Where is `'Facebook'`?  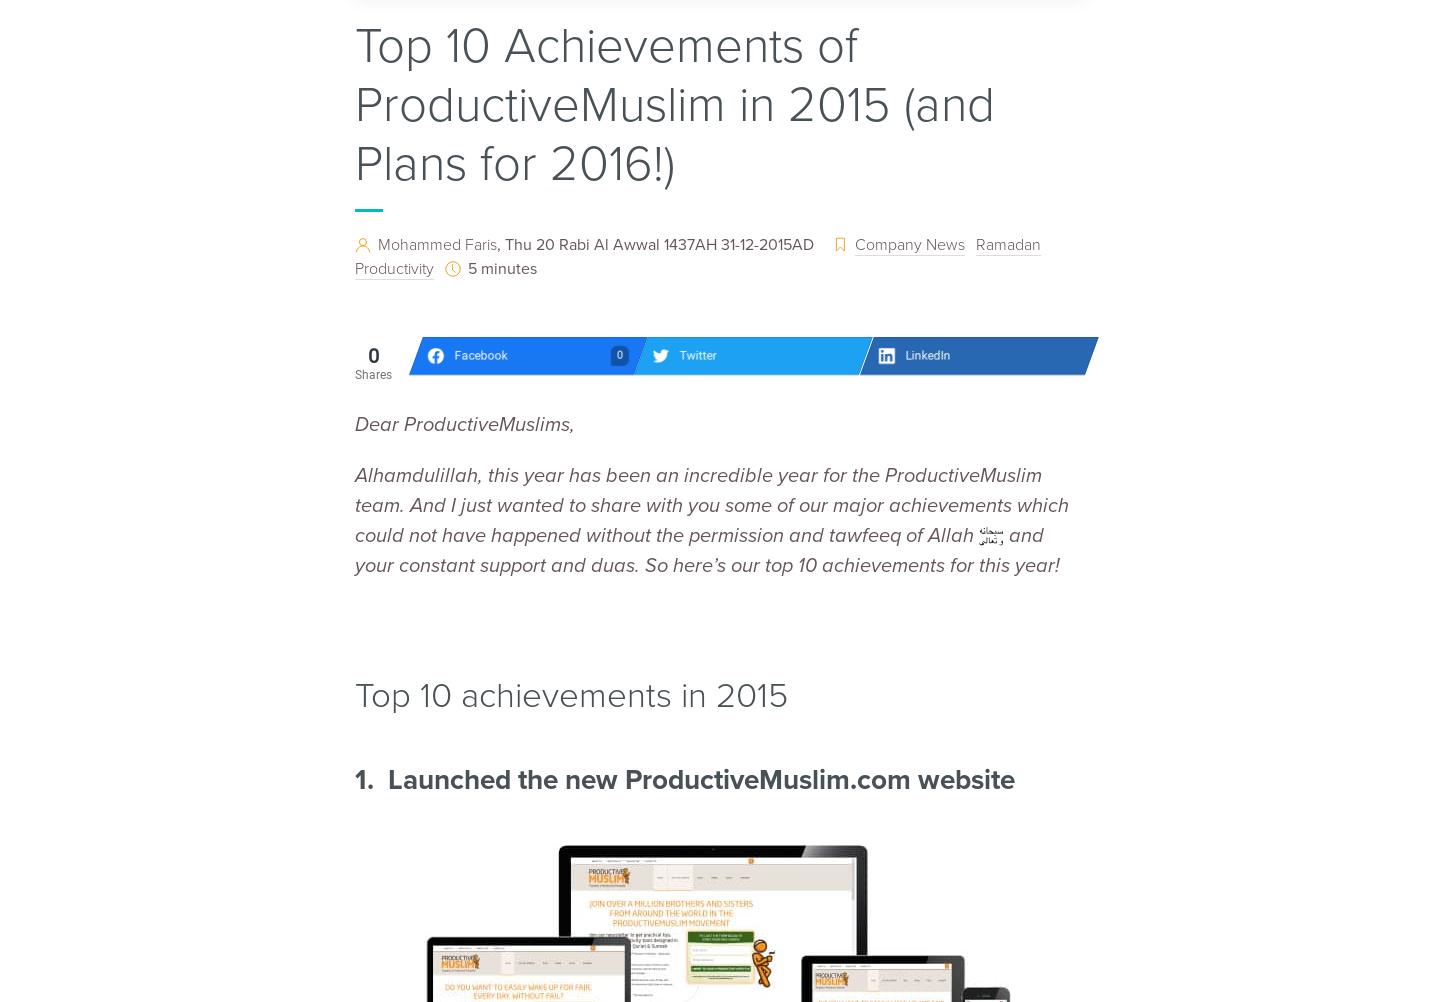 'Facebook' is located at coordinates (480, 355).